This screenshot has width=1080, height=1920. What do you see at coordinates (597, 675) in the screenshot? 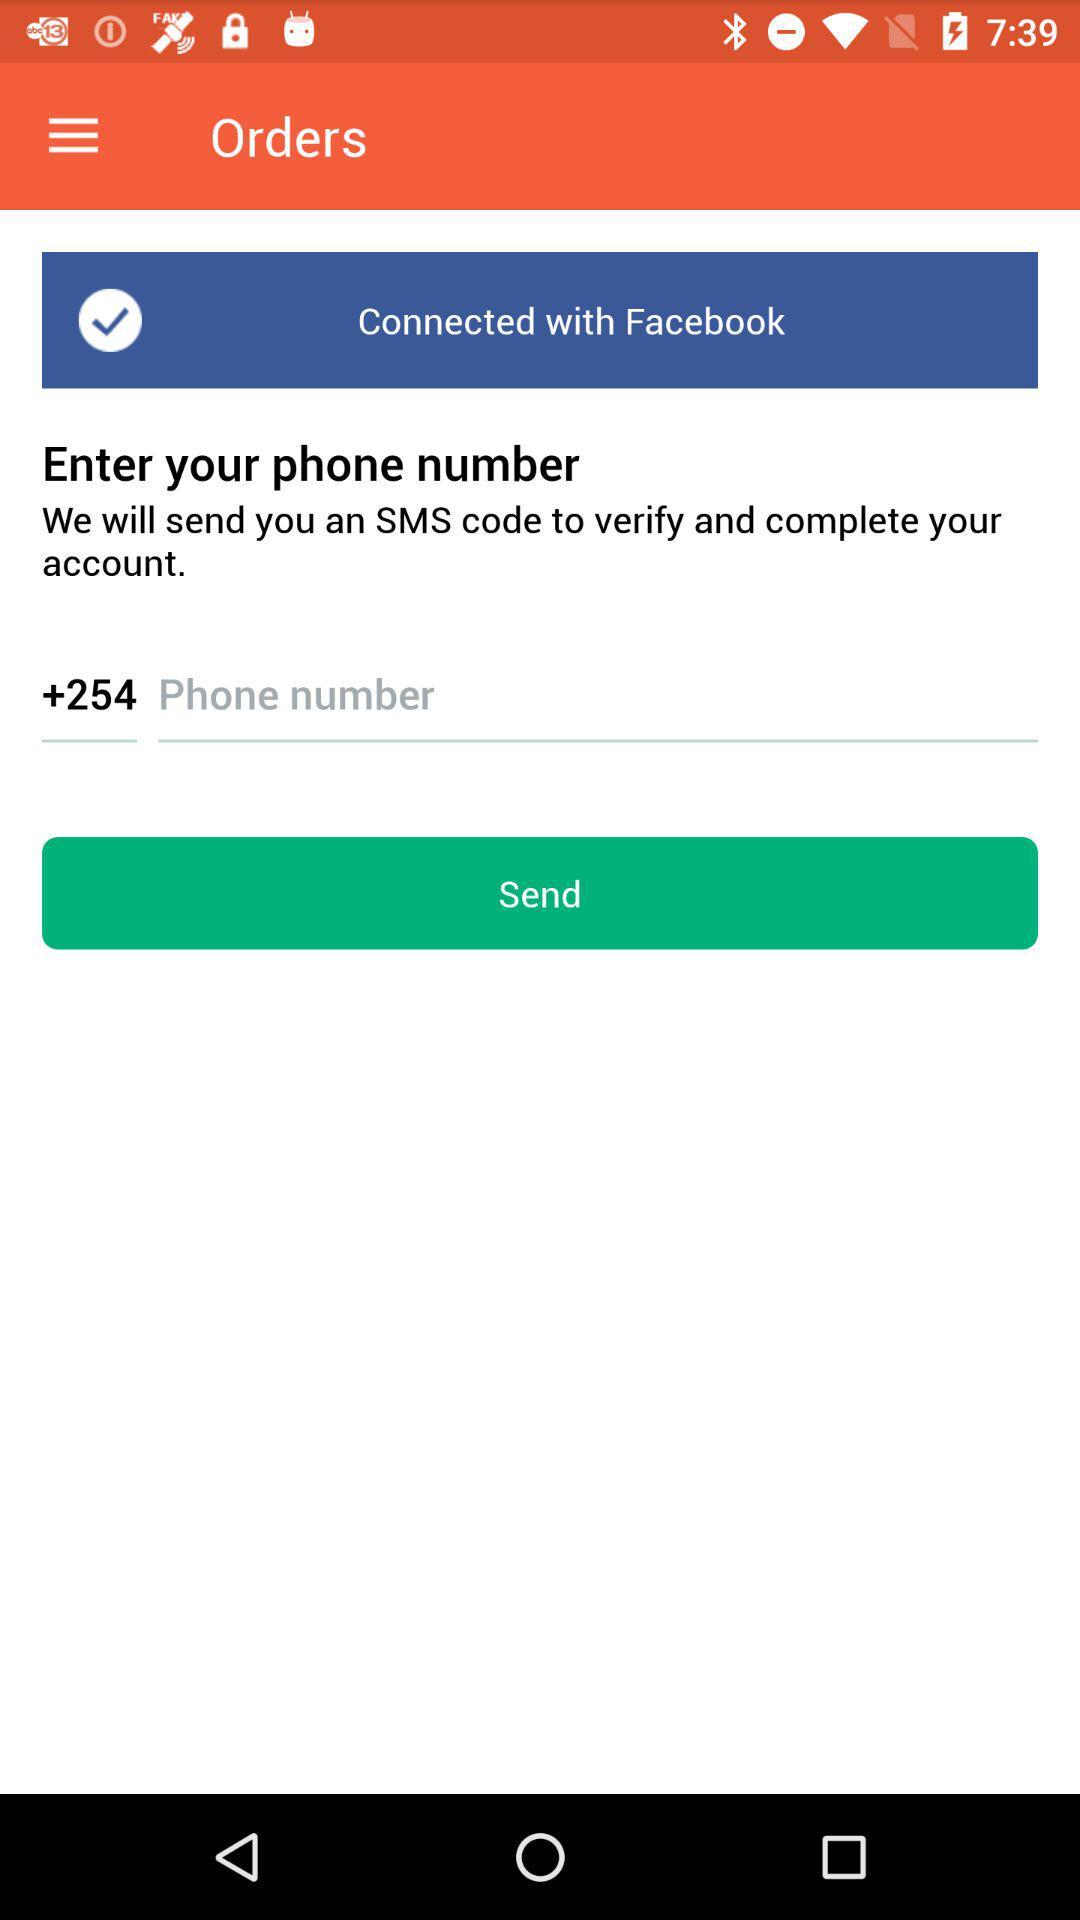
I see `item next to +254 item` at bounding box center [597, 675].